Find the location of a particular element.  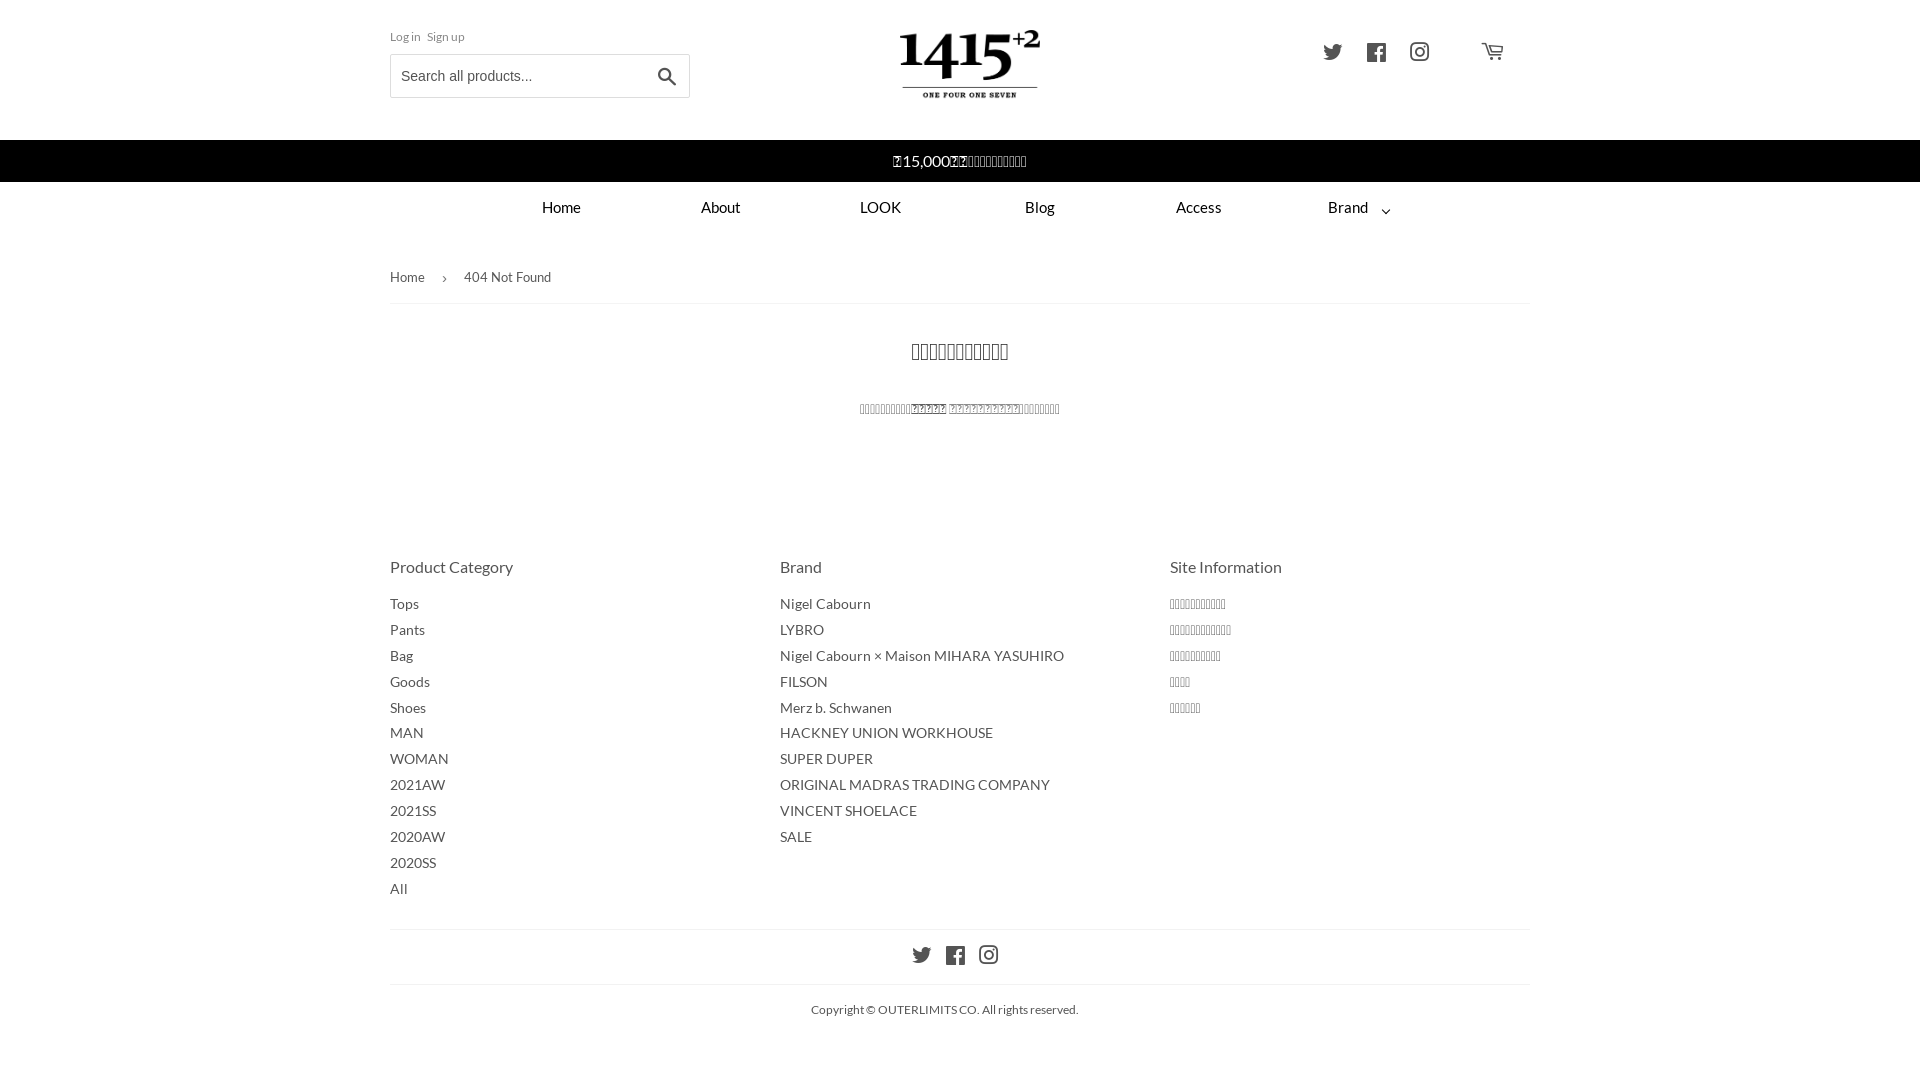

'FILSON' is located at coordinates (804, 680).